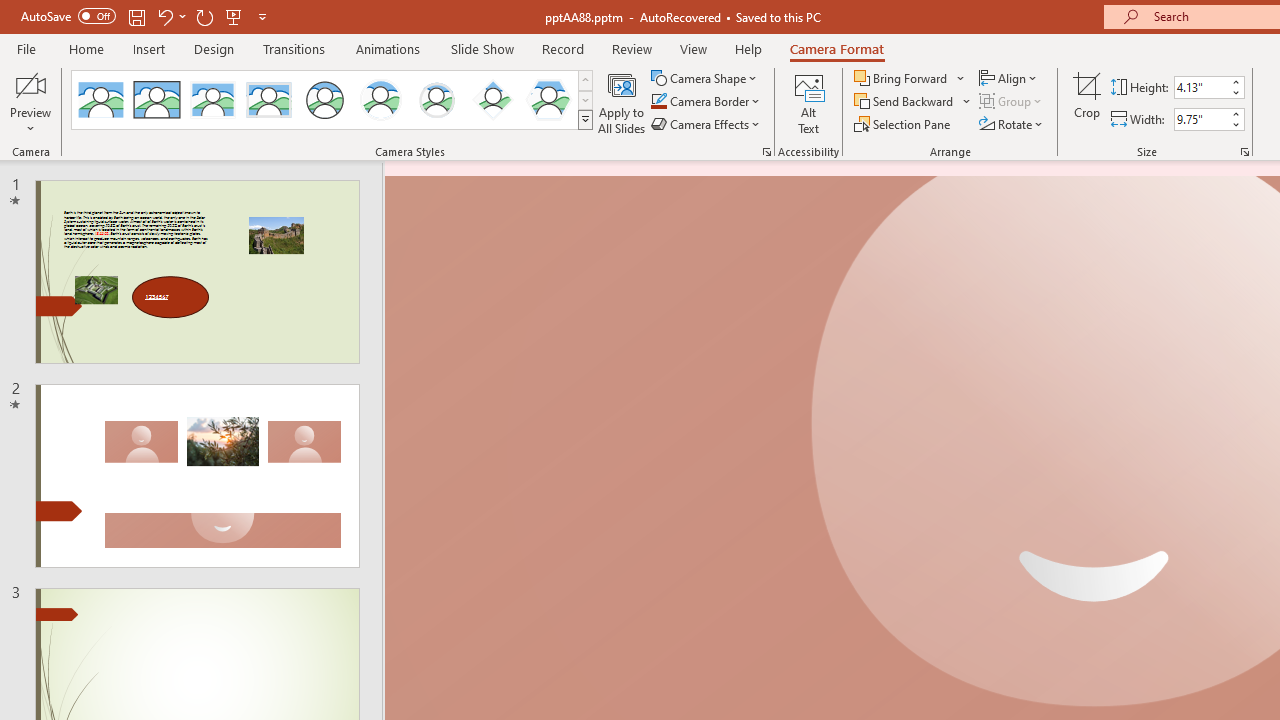  Describe the element at coordinates (333, 100) in the screenshot. I see `'AutomationID: CameoStylesGallery'` at that location.